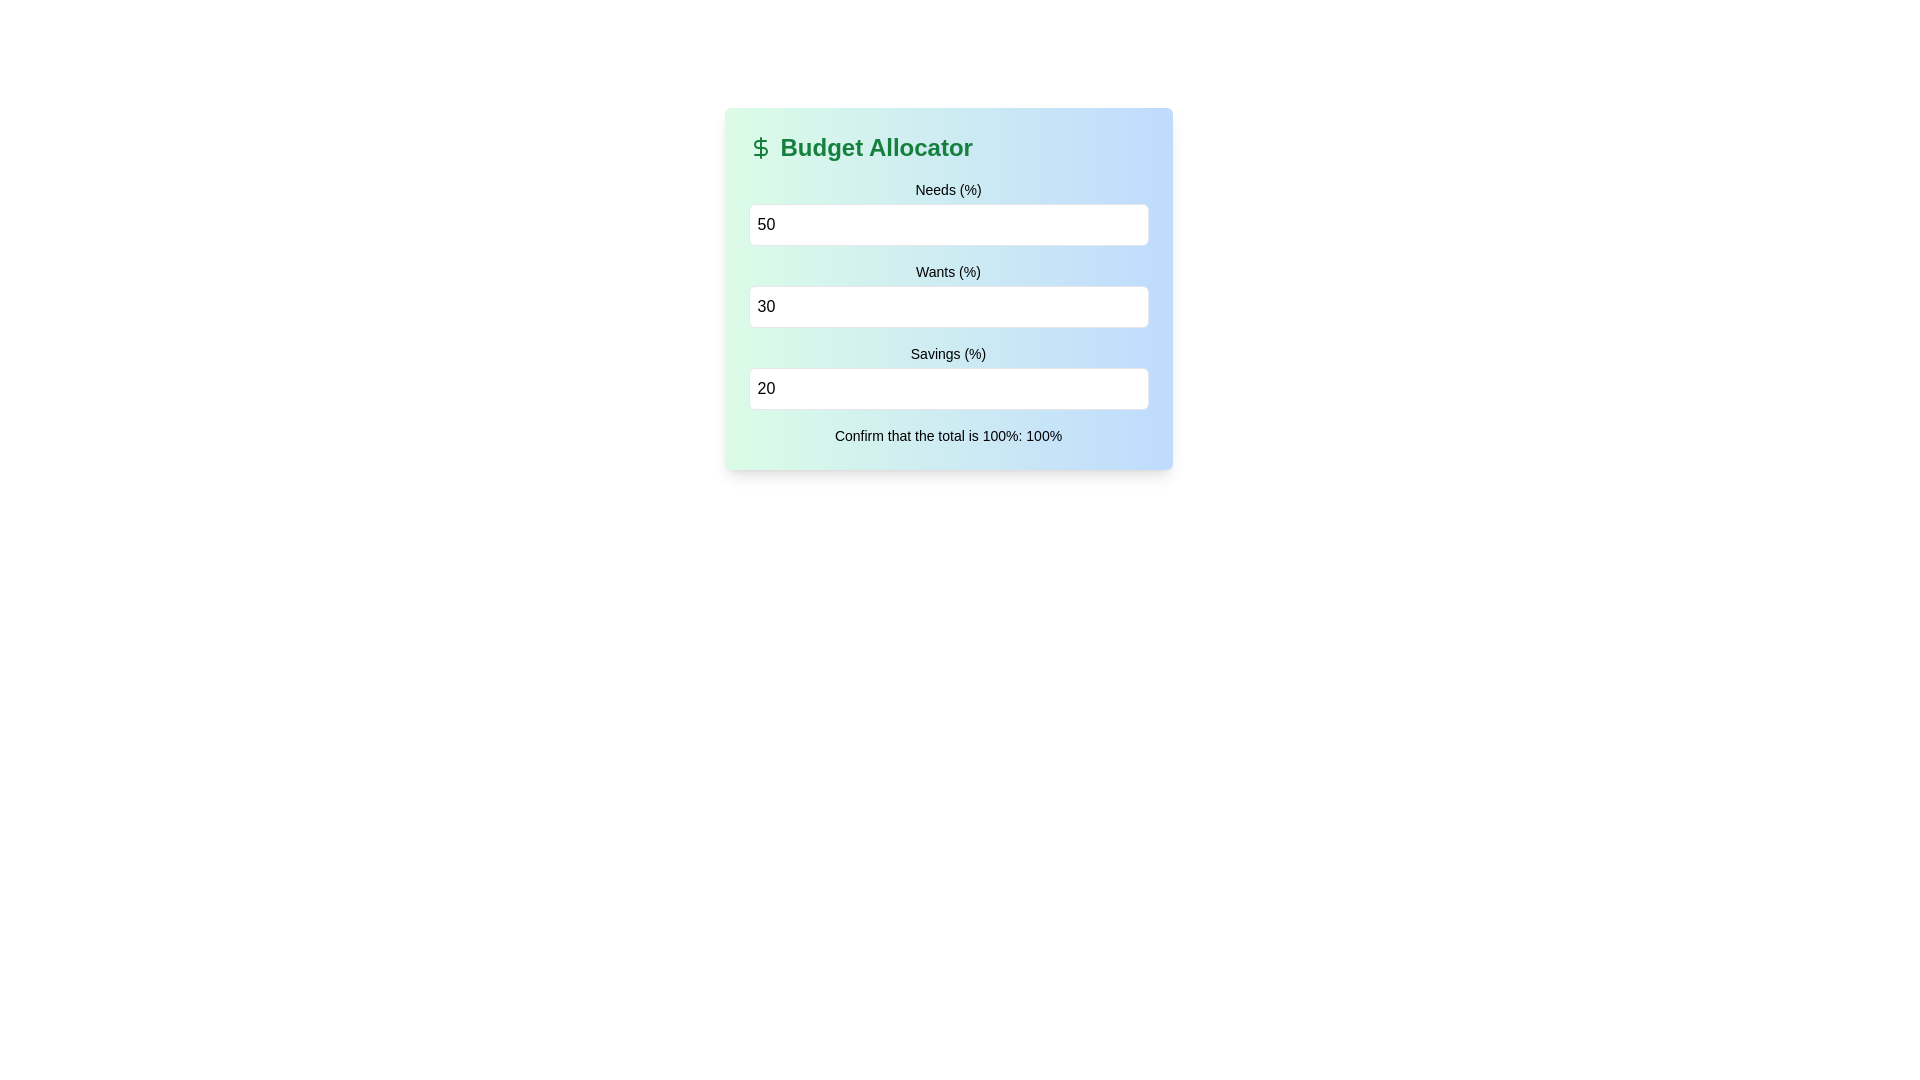 The height and width of the screenshot is (1080, 1920). Describe the element at coordinates (759, 146) in the screenshot. I see `the lower curved segment of the dollar sign icon, which is part of an SVG graphic styled in green and located to the left of the text 'Budget Allocator'` at that location.